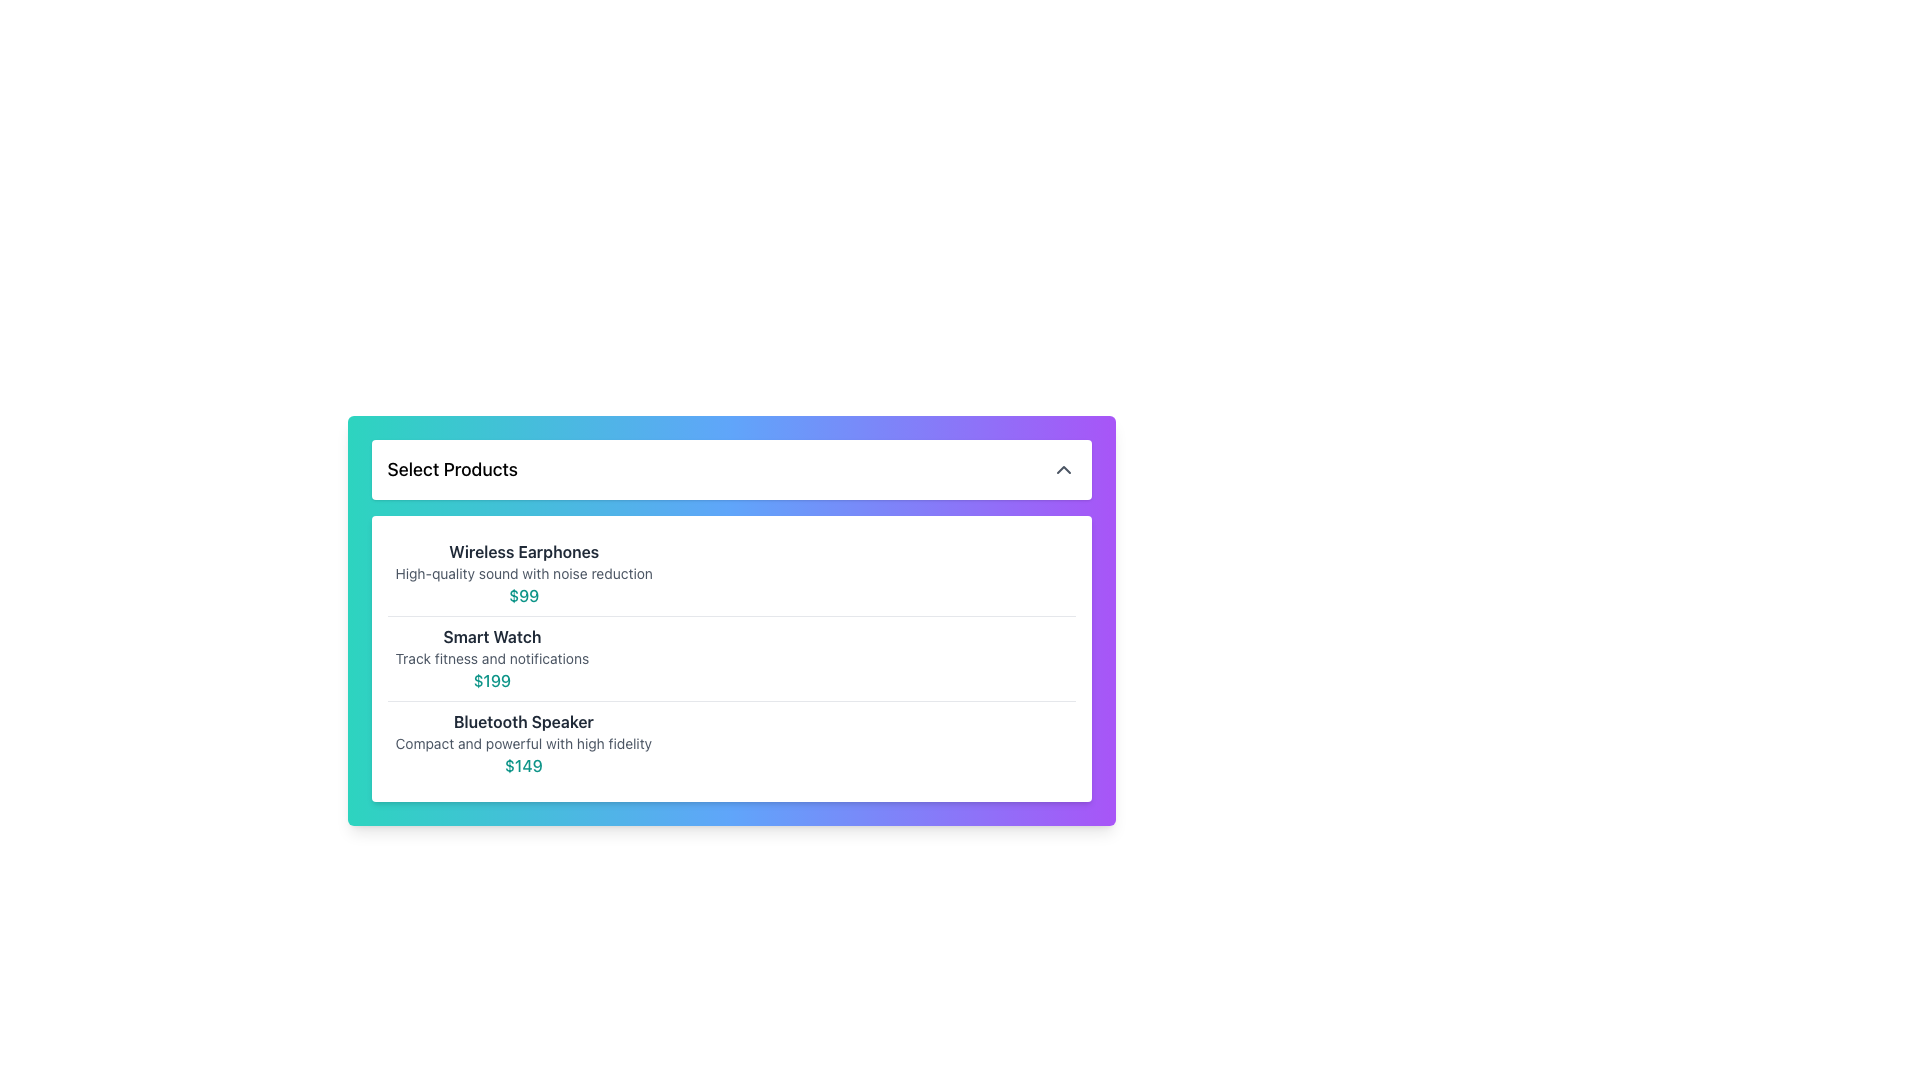 The width and height of the screenshot is (1920, 1080). I want to click on the text label displaying 'Wireless Earphones', which is styled prominently in bold dark gray, located at the top of the 'Select Products' section, so click(524, 551).